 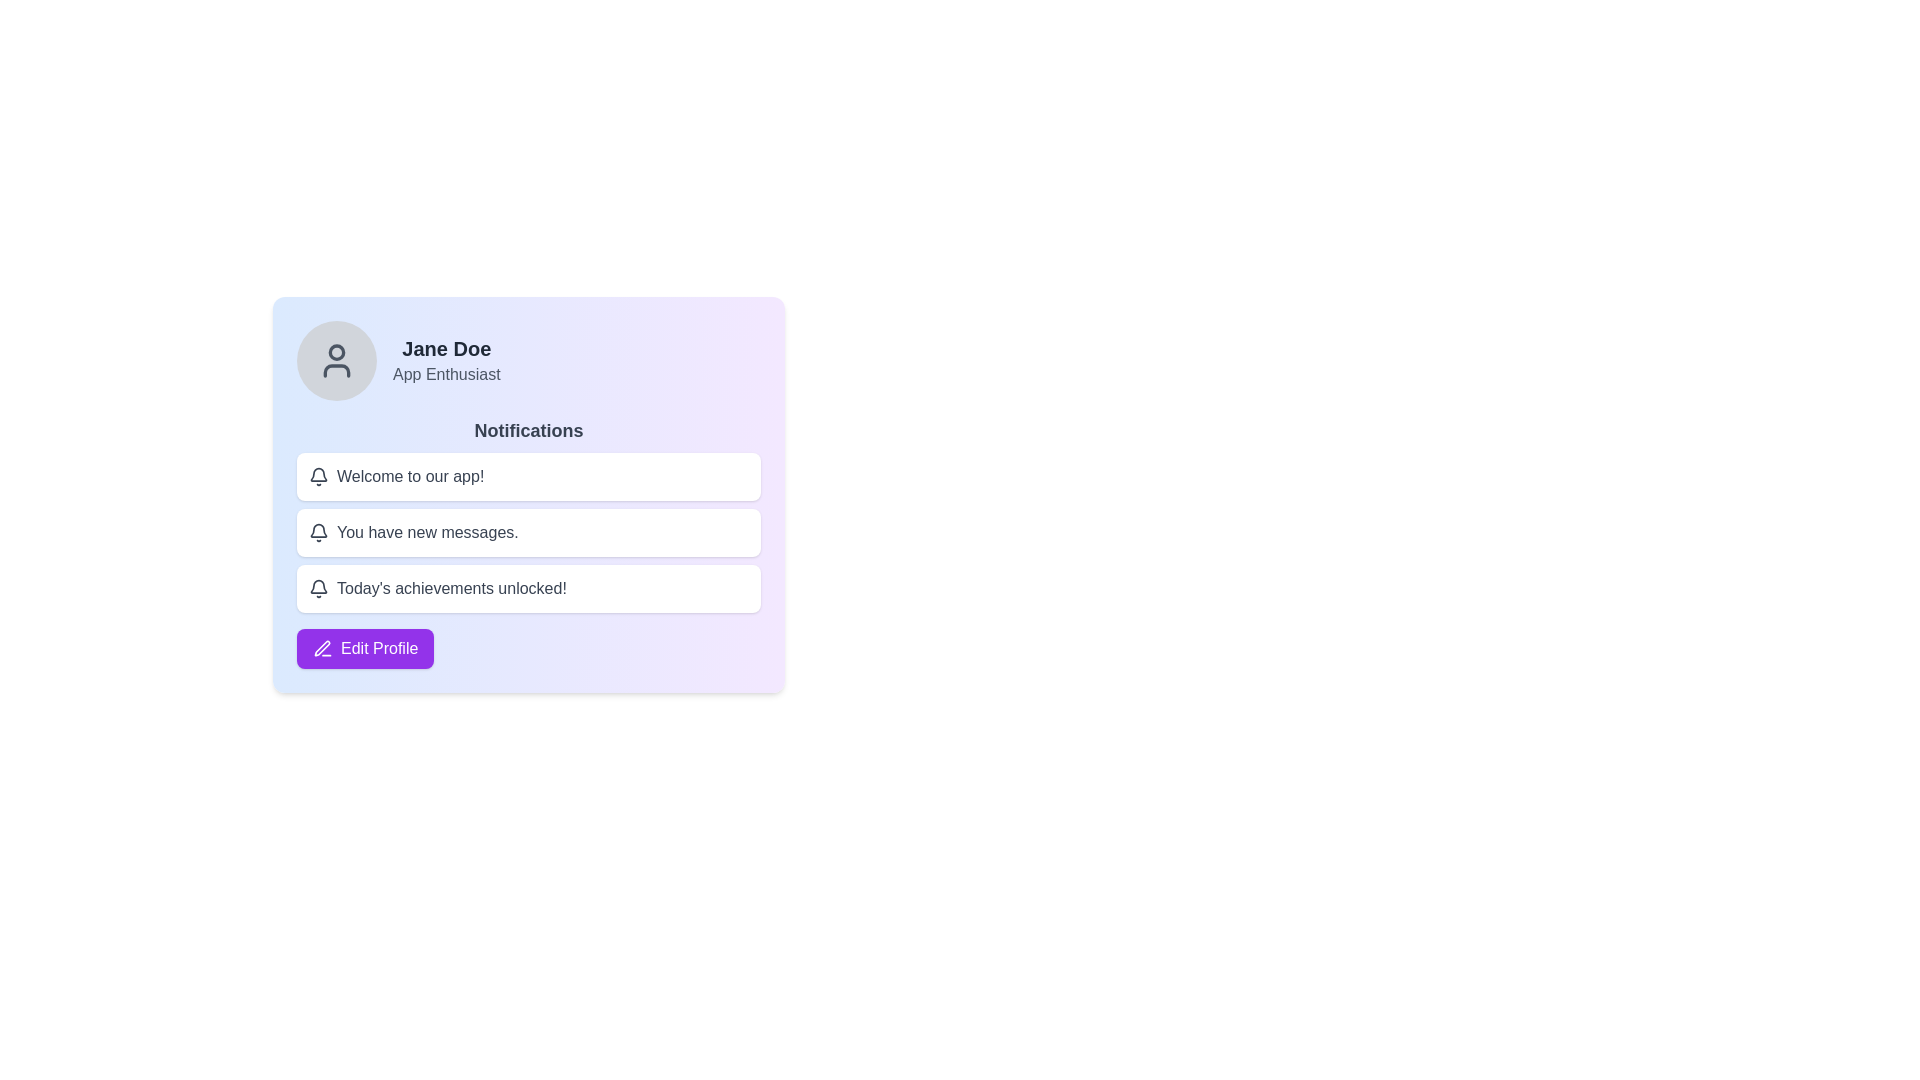 What do you see at coordinates (336, 350) in the screenshot?
I see `the circular graphical icon component that is part of a user silhouette, located in the top-half region of the icon` at bounding box center [336, 350].